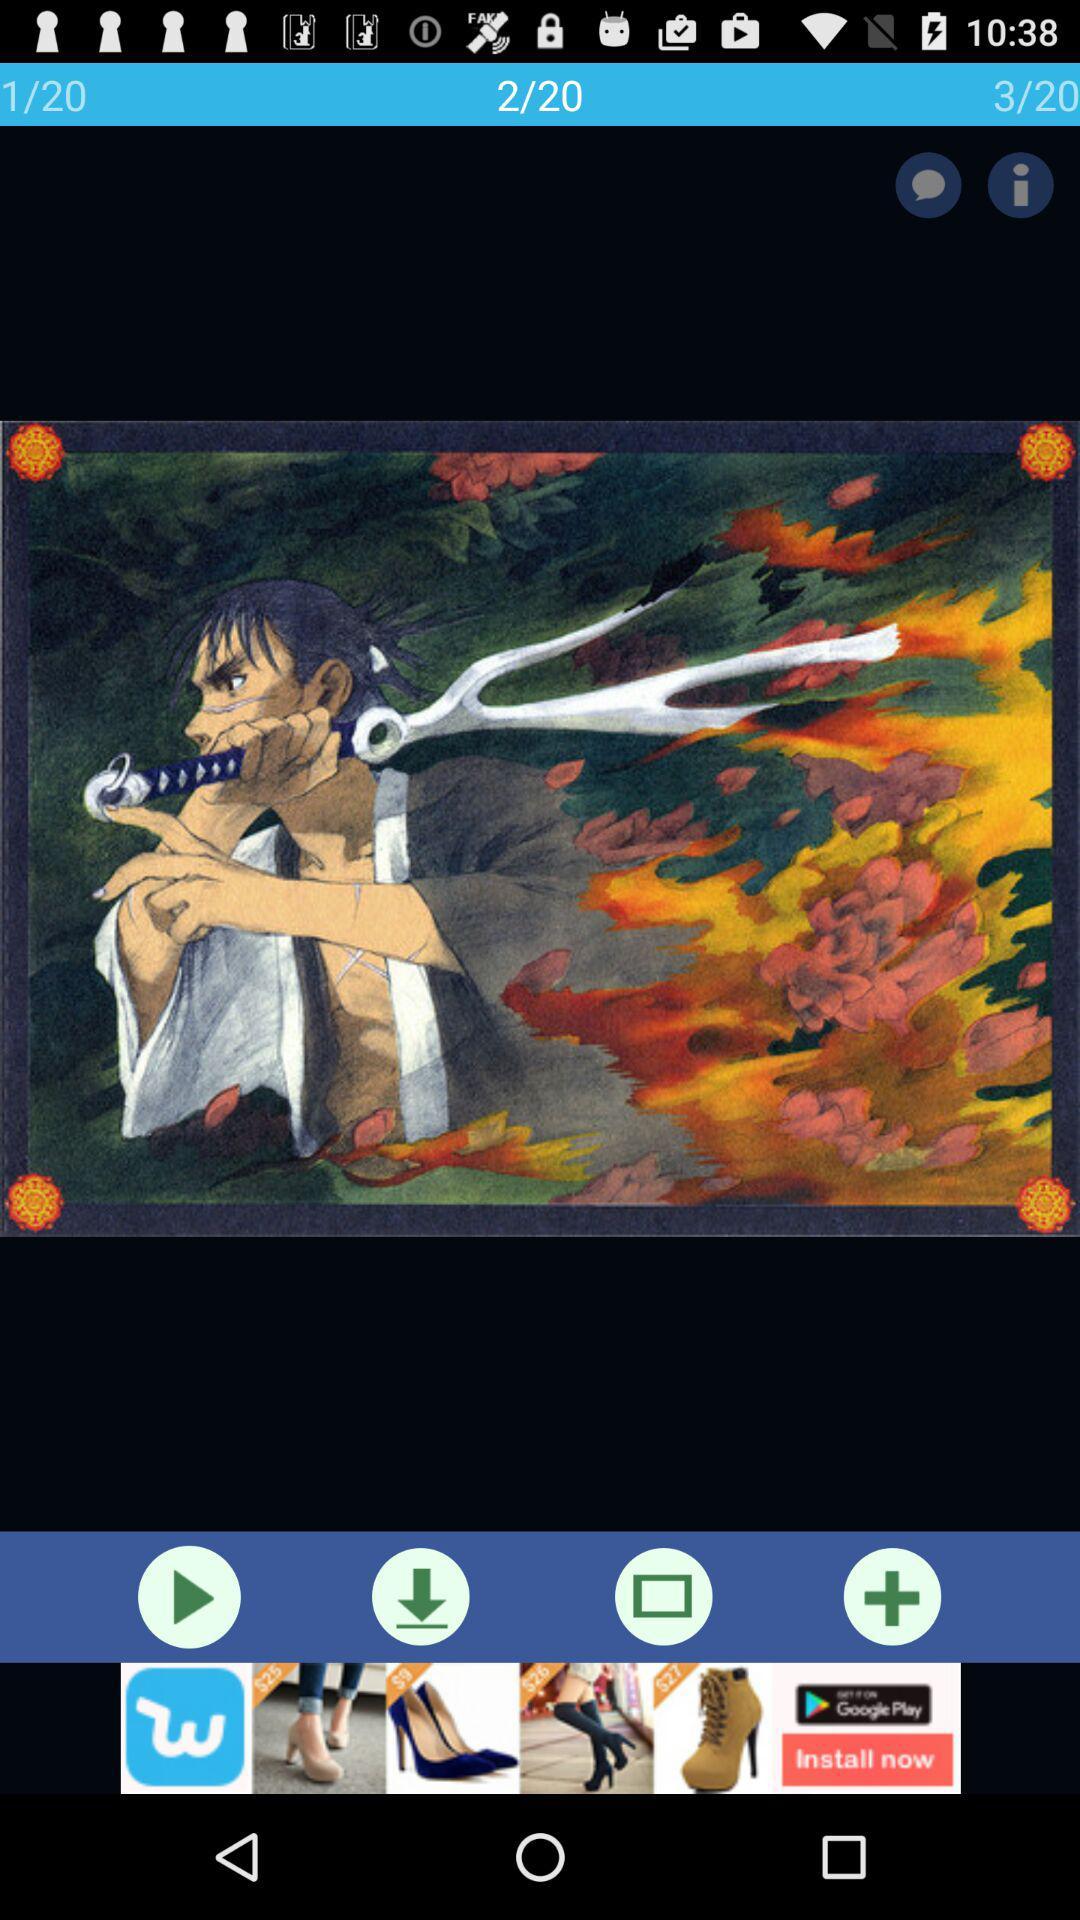 This screenshot has height=1920, width=1080. I want to click on leave a comment, so click(928, 185).